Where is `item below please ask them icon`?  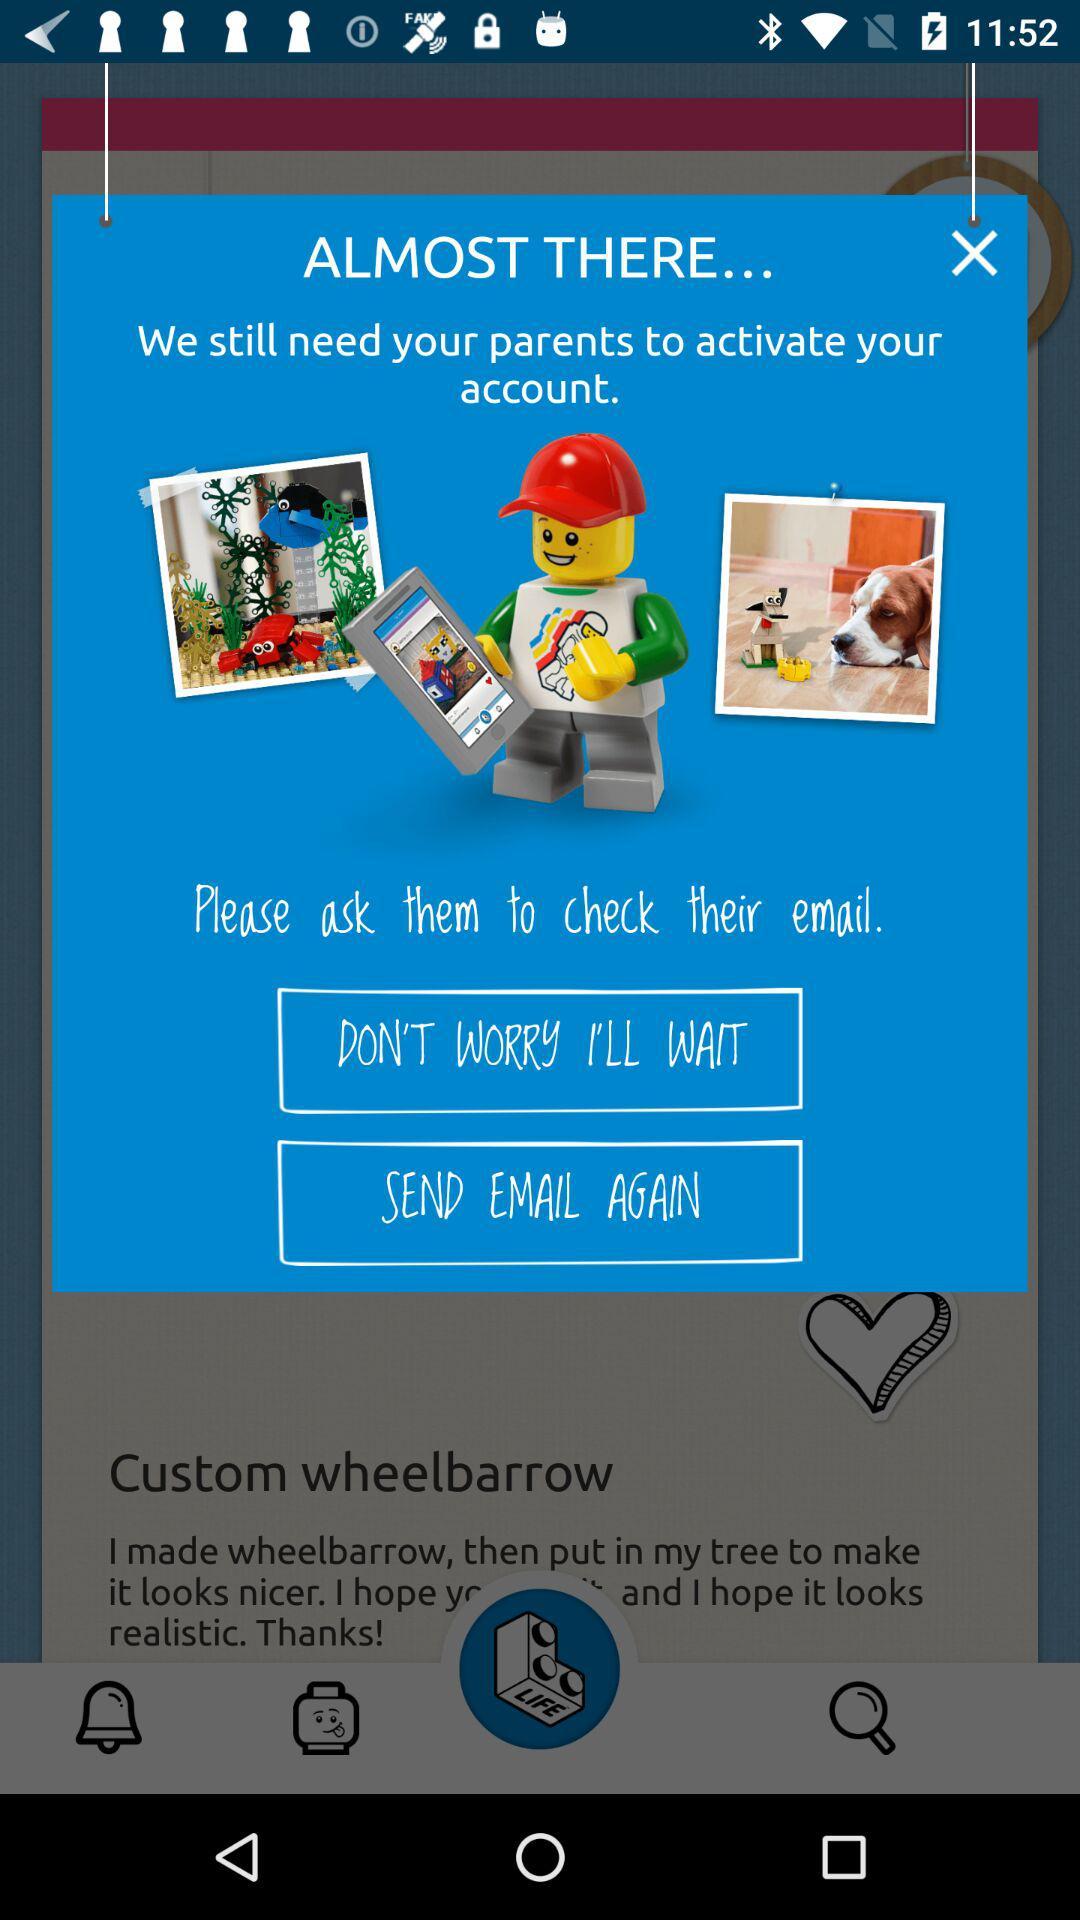
item below please ask them icon is located at coordinates (540, 1049).